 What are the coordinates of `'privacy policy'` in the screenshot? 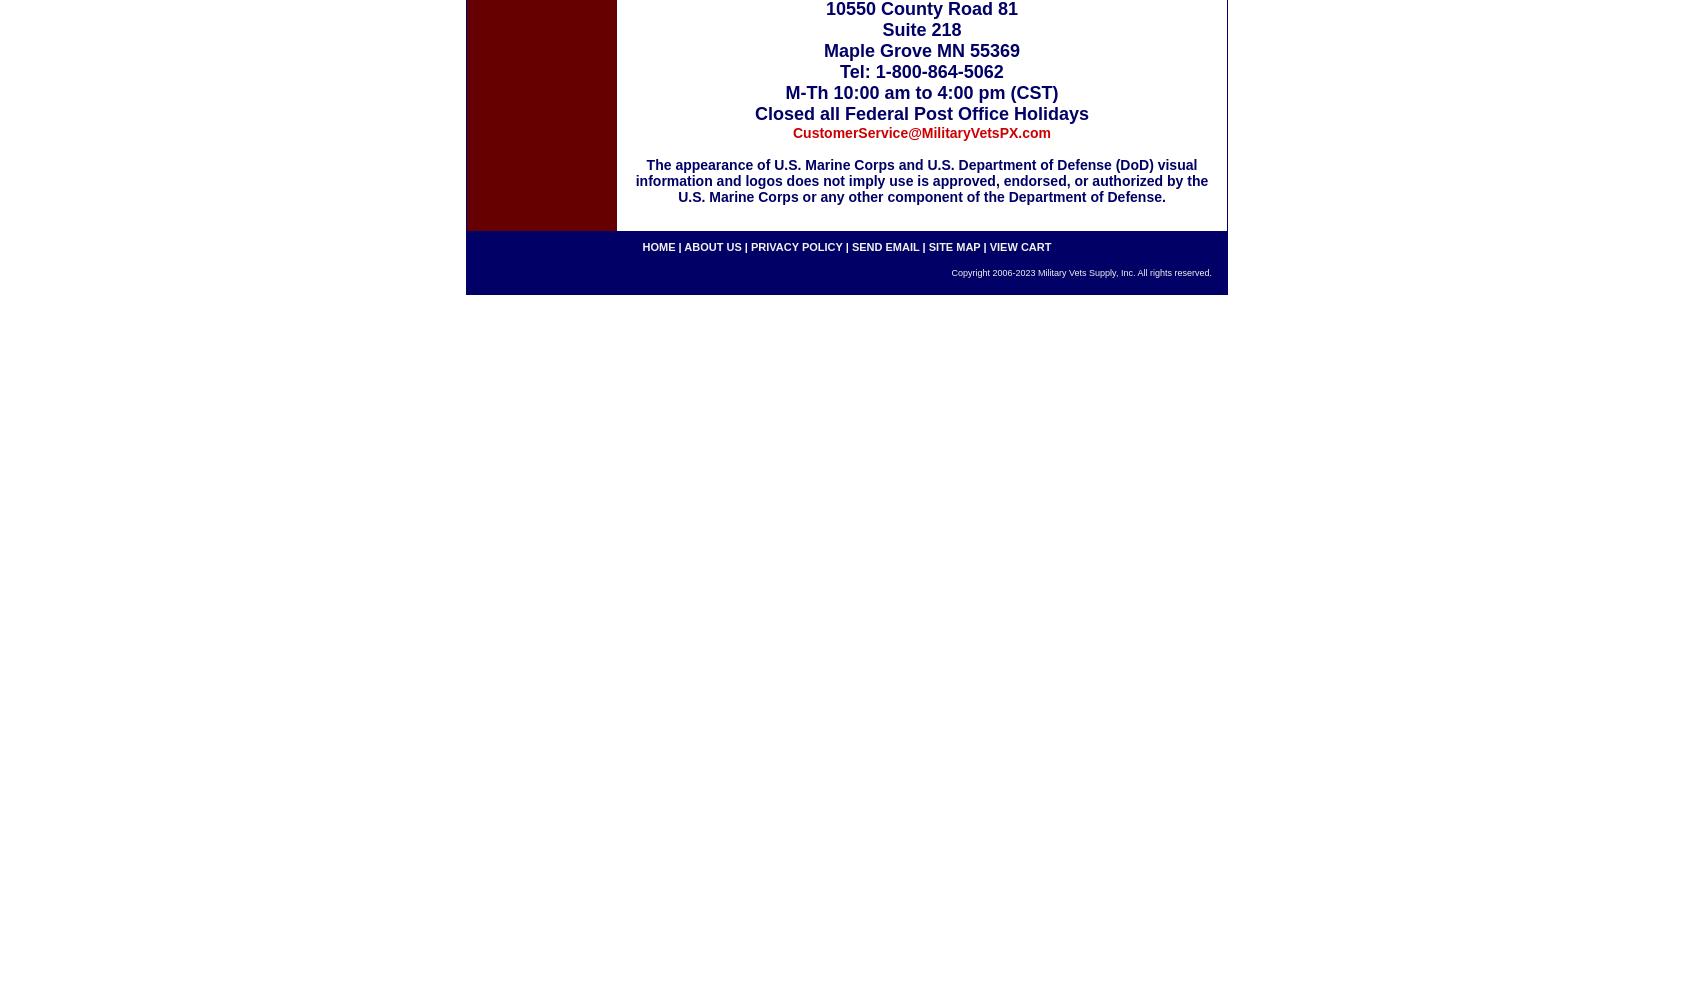 It's located at (796, 246).